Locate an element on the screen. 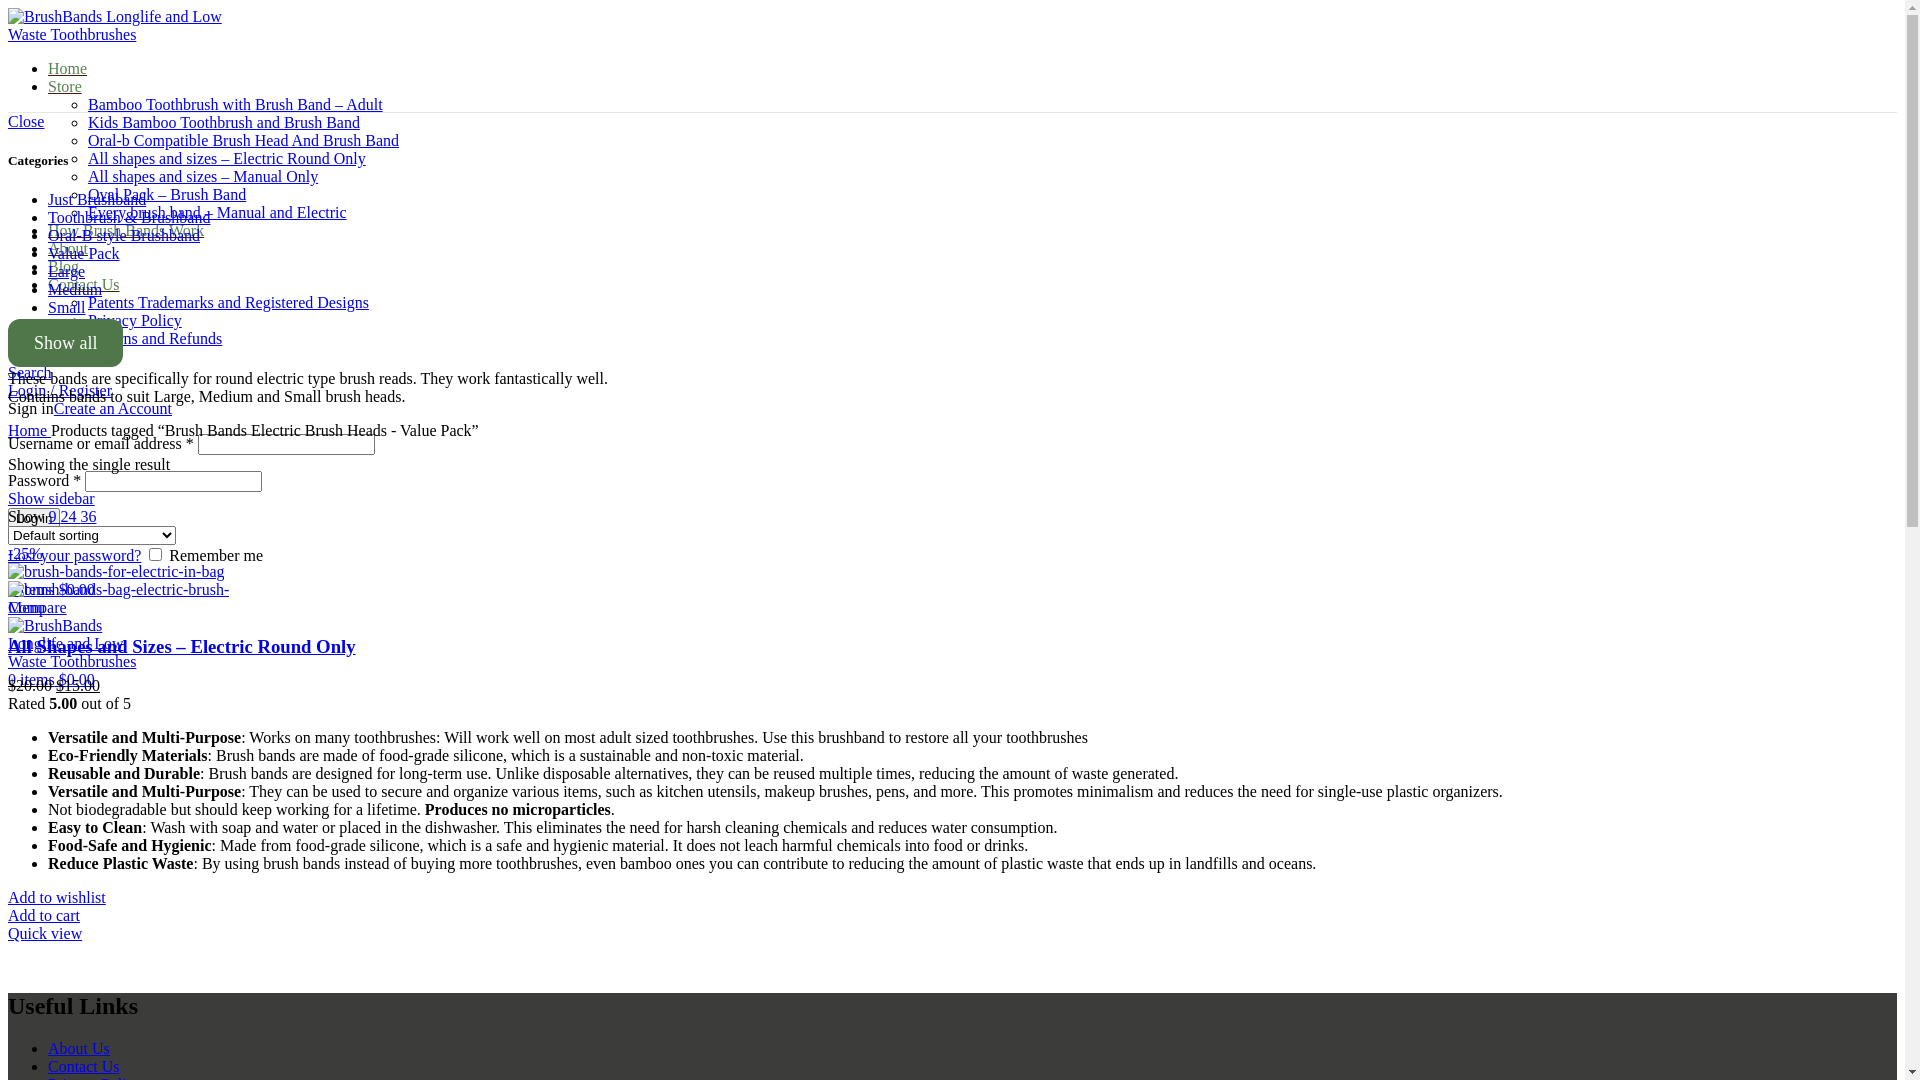 The height and width of the screenshot is (1080, 1920). 'Returns and Refunds' is located at coordinates (86, 337).